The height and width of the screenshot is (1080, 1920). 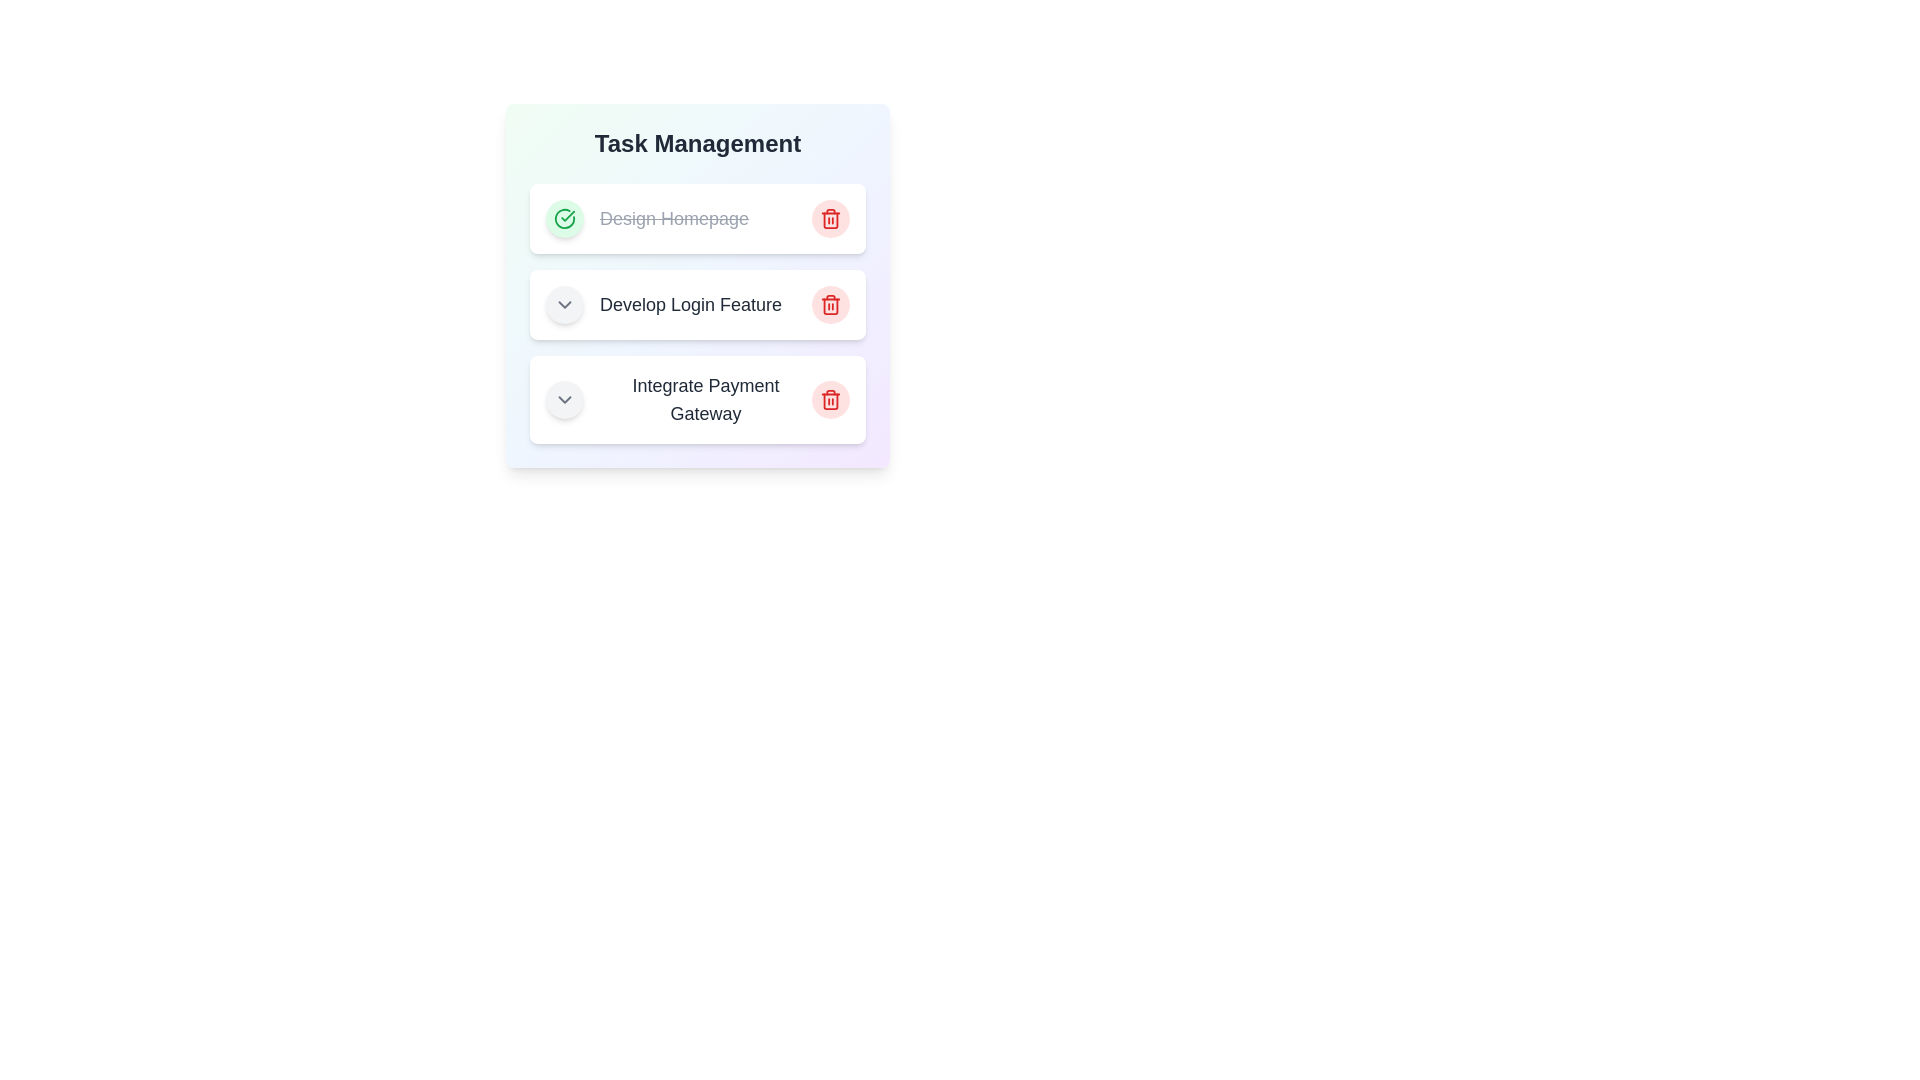 I want to click on the task Develop Login Feature to read its details, so click(x=697, y=304).